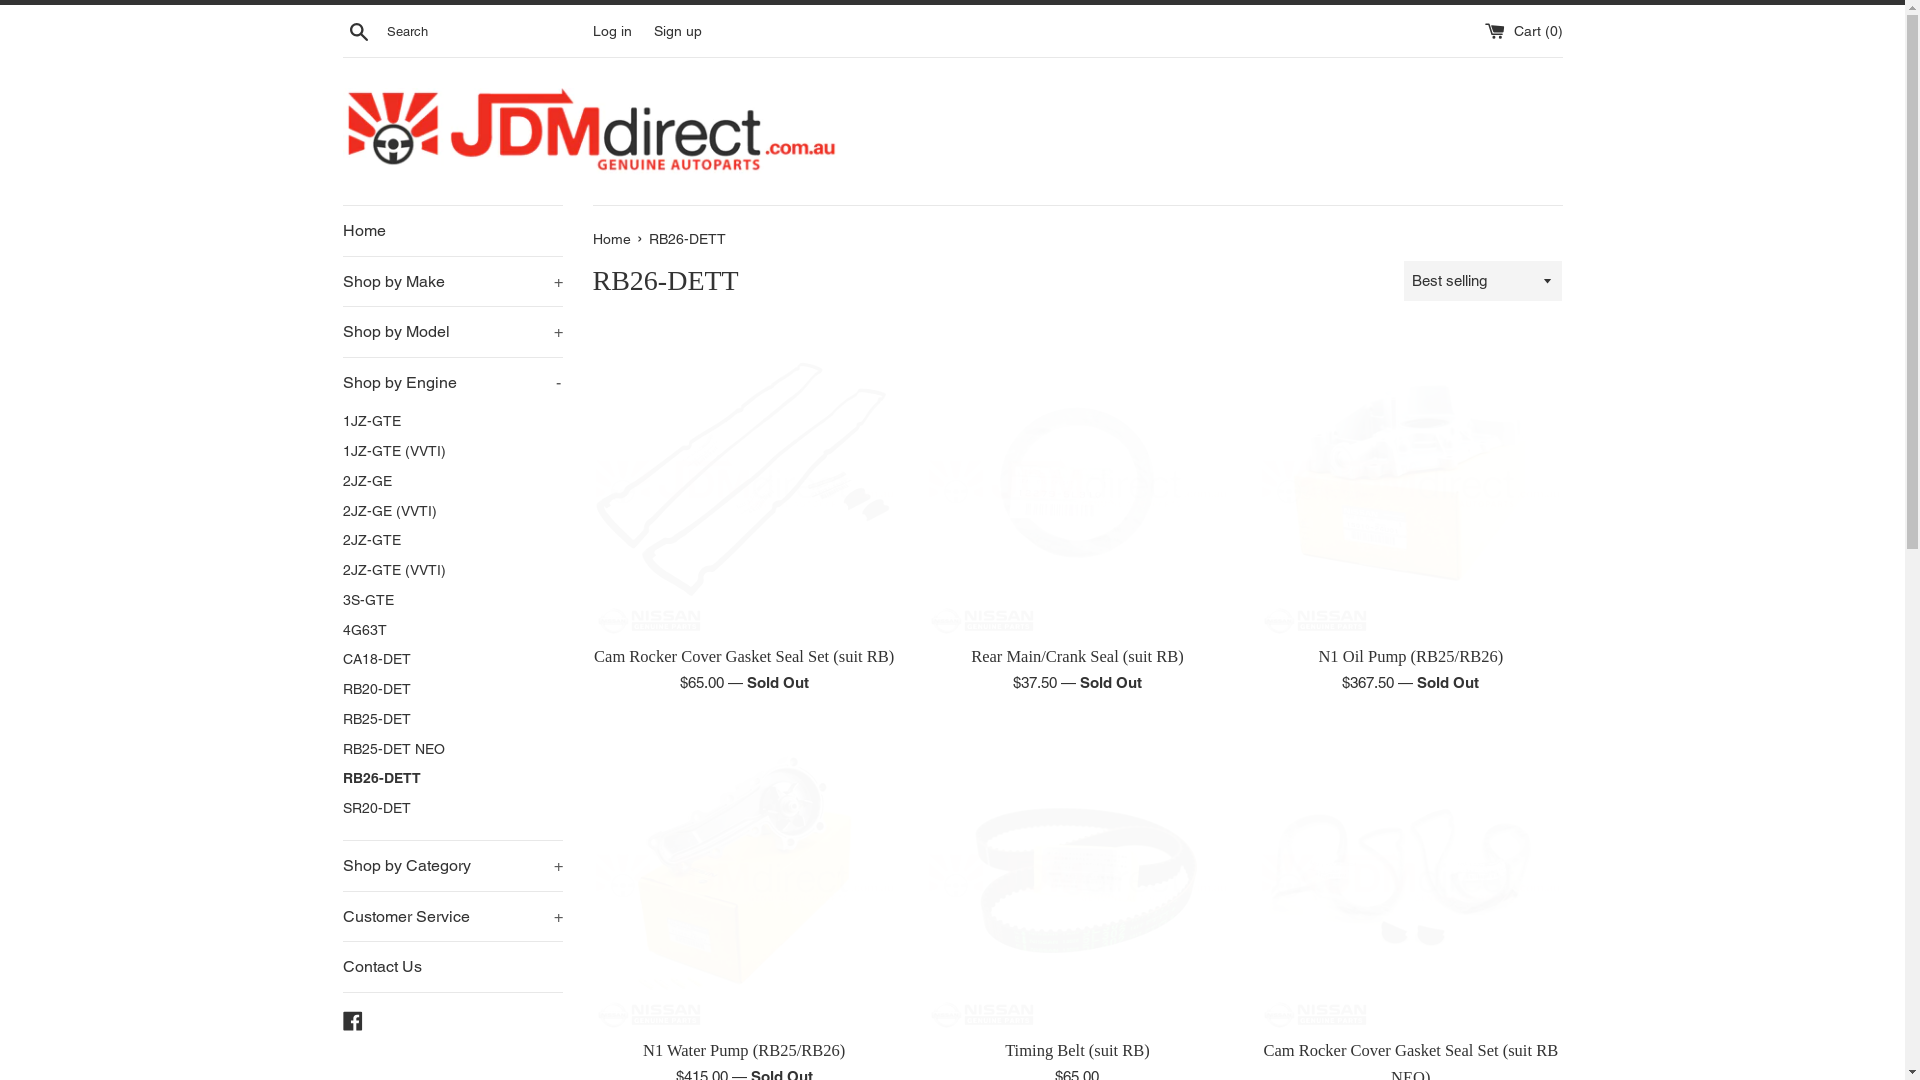  I want to click on 'Contact Us', so click(450, 966).